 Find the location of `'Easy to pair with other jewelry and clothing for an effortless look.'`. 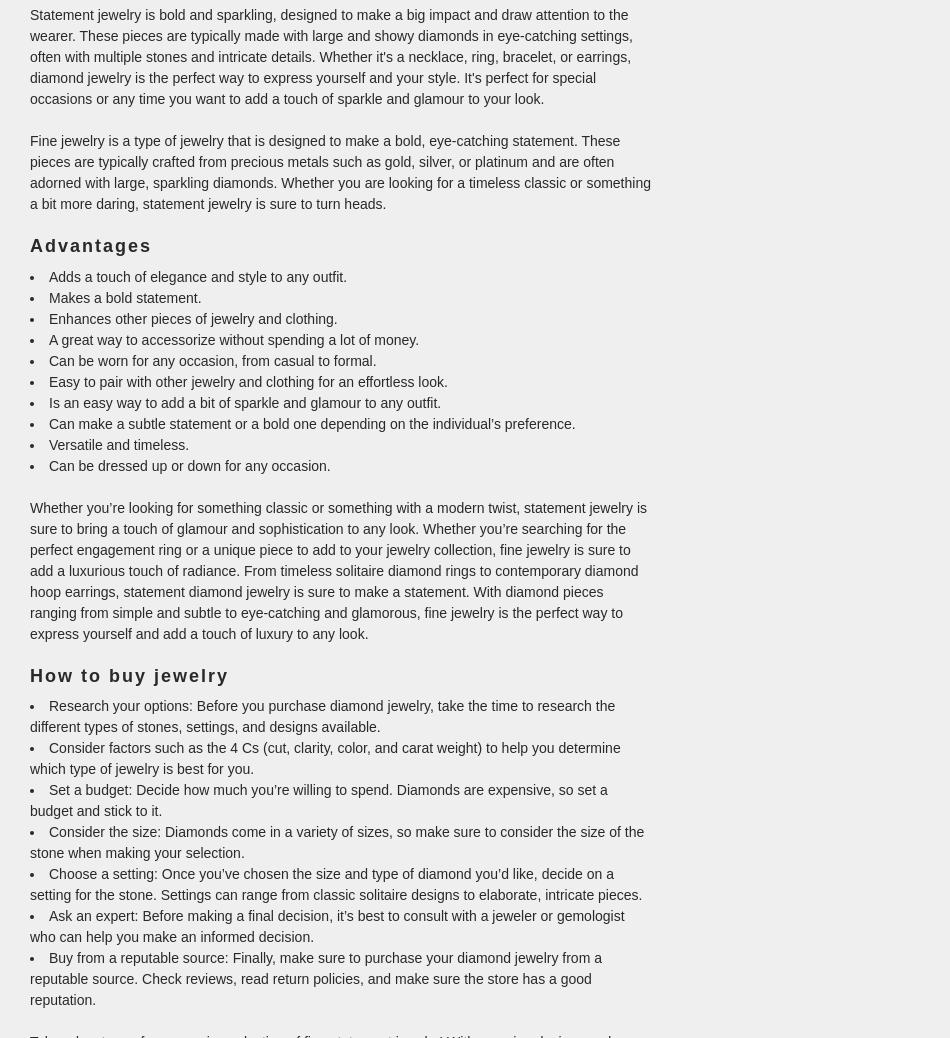

'Easy to pair with other jewelry and clothing for an effortless look.' is located at coordinates (247, 381).